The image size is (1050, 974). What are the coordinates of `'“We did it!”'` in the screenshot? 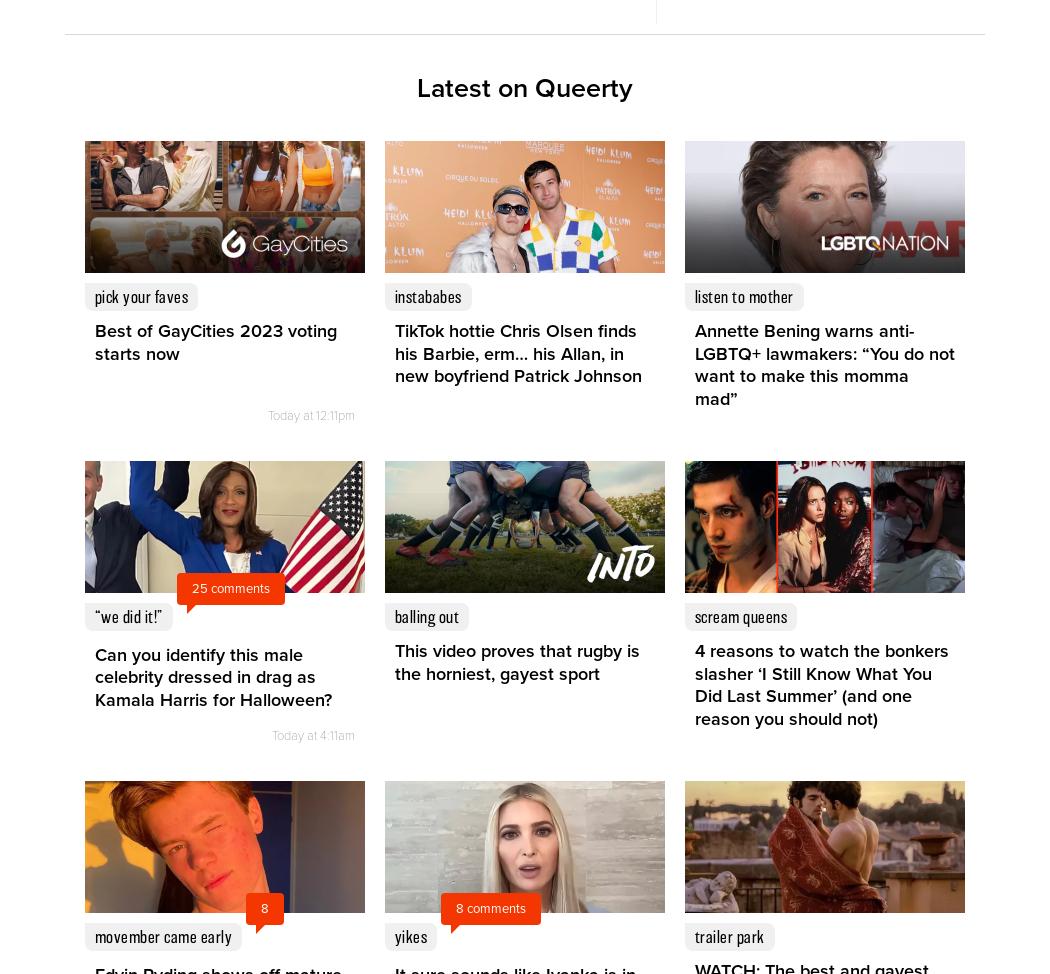 It's located at (127, 614).